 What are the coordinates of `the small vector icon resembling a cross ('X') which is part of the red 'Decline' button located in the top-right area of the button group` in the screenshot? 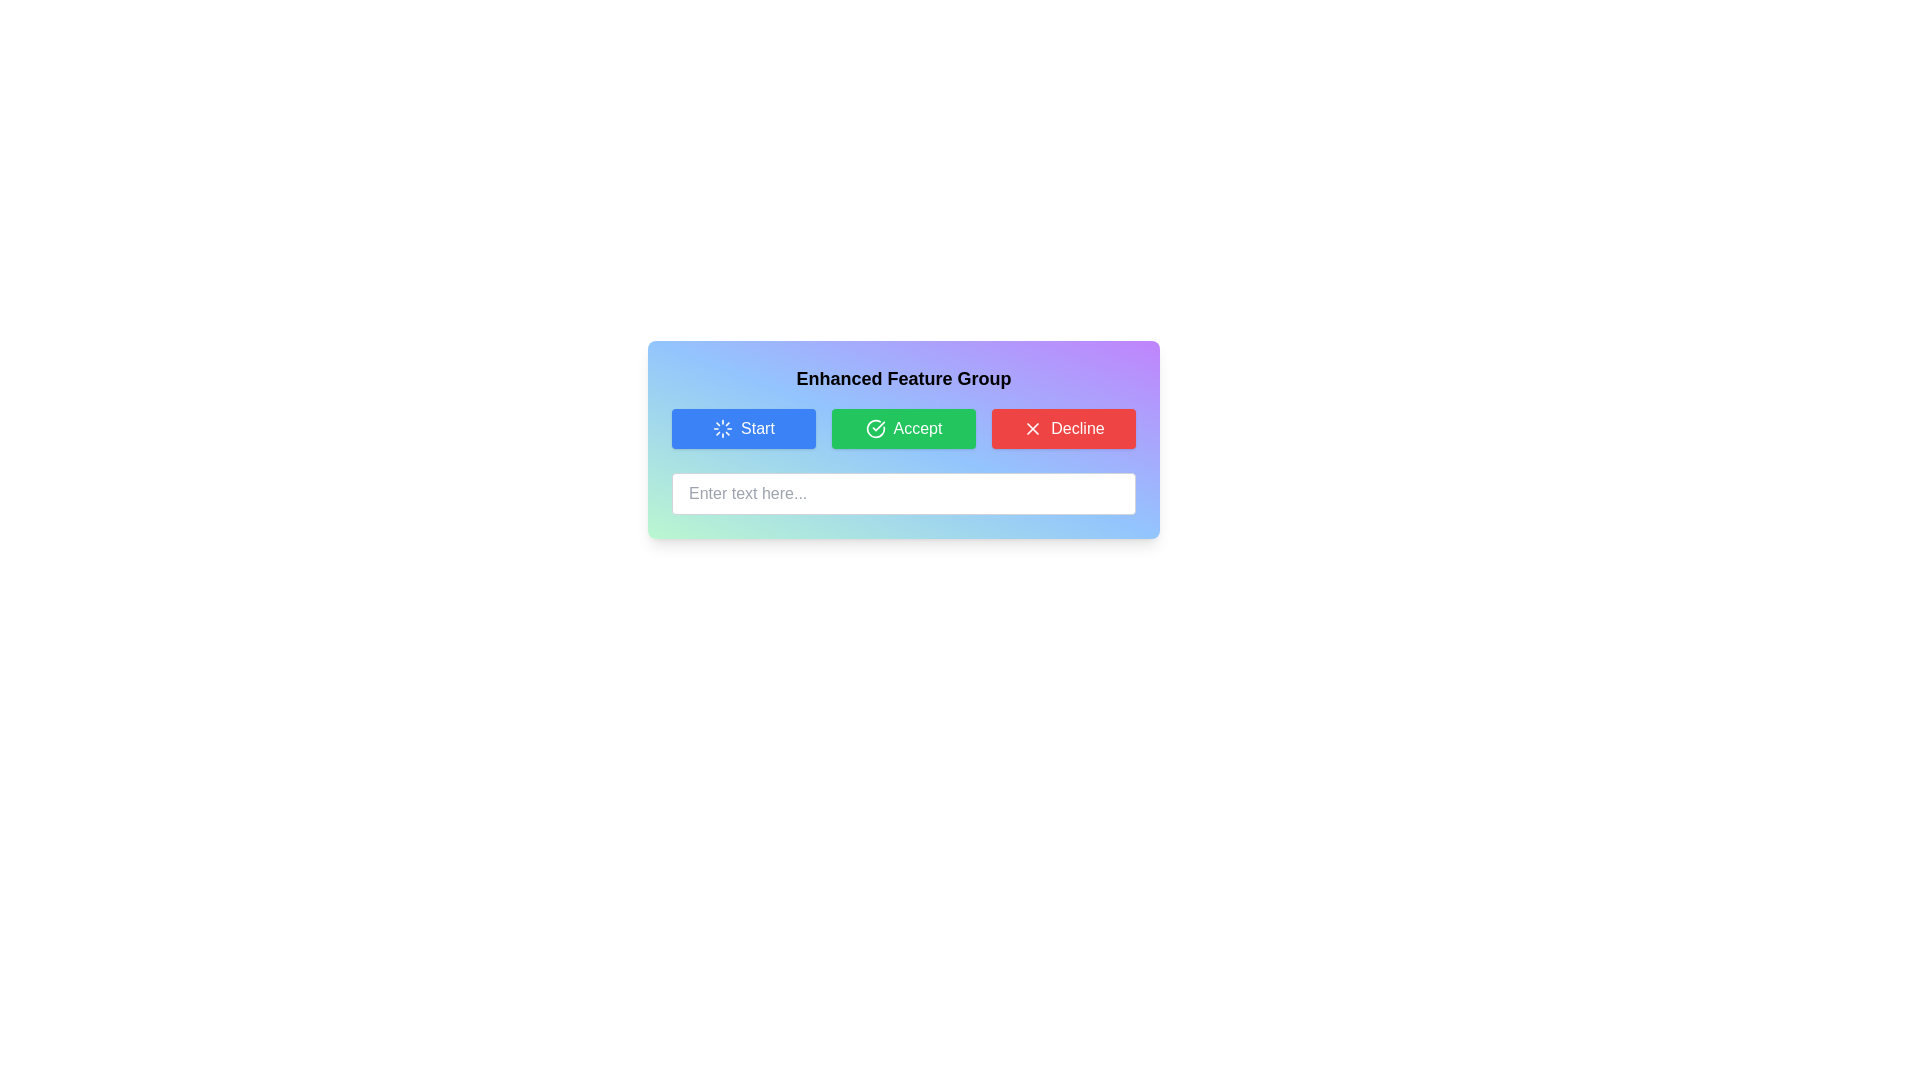 It's located at (1033, 427).